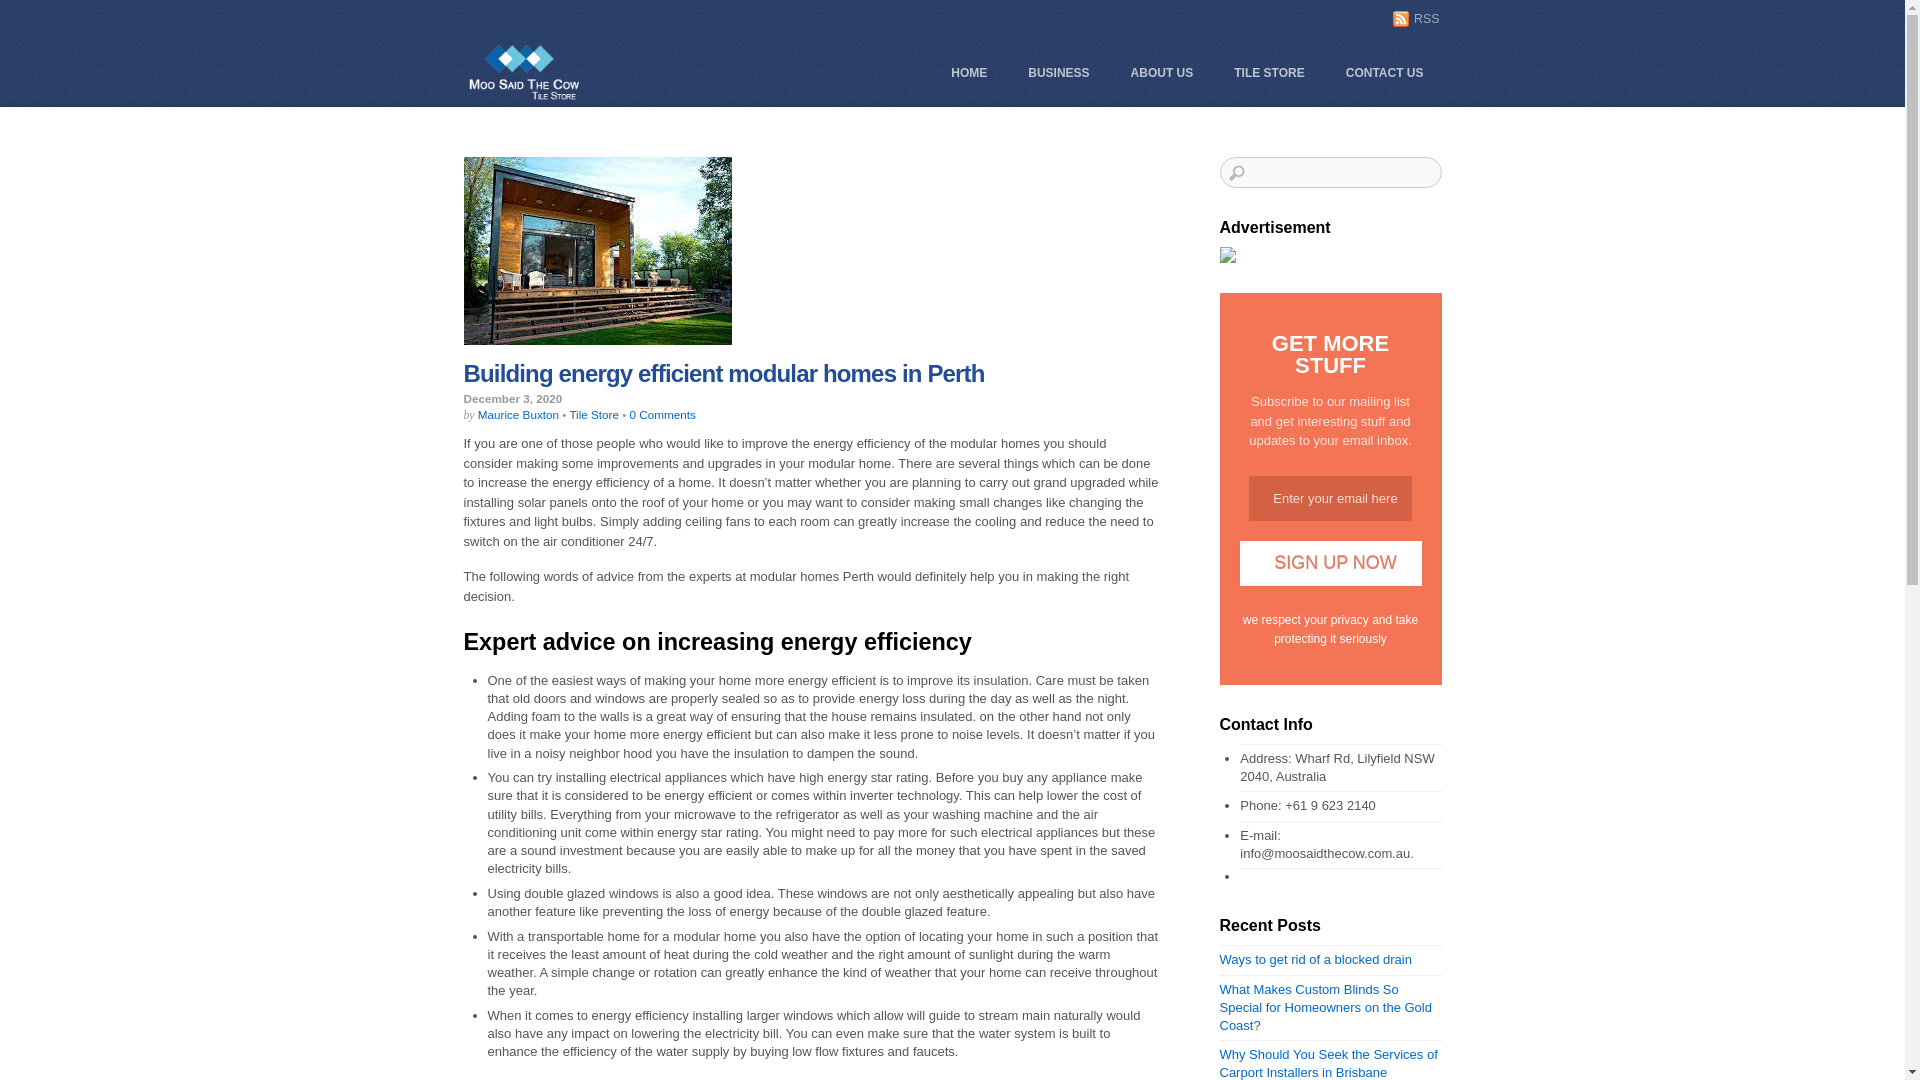 This screenshot has width=1920, height=1080. What do you see at coordinates (523, 97) in the screenshot?
I see `'Moo Said The Cow'` at bounding box center [523, 97].